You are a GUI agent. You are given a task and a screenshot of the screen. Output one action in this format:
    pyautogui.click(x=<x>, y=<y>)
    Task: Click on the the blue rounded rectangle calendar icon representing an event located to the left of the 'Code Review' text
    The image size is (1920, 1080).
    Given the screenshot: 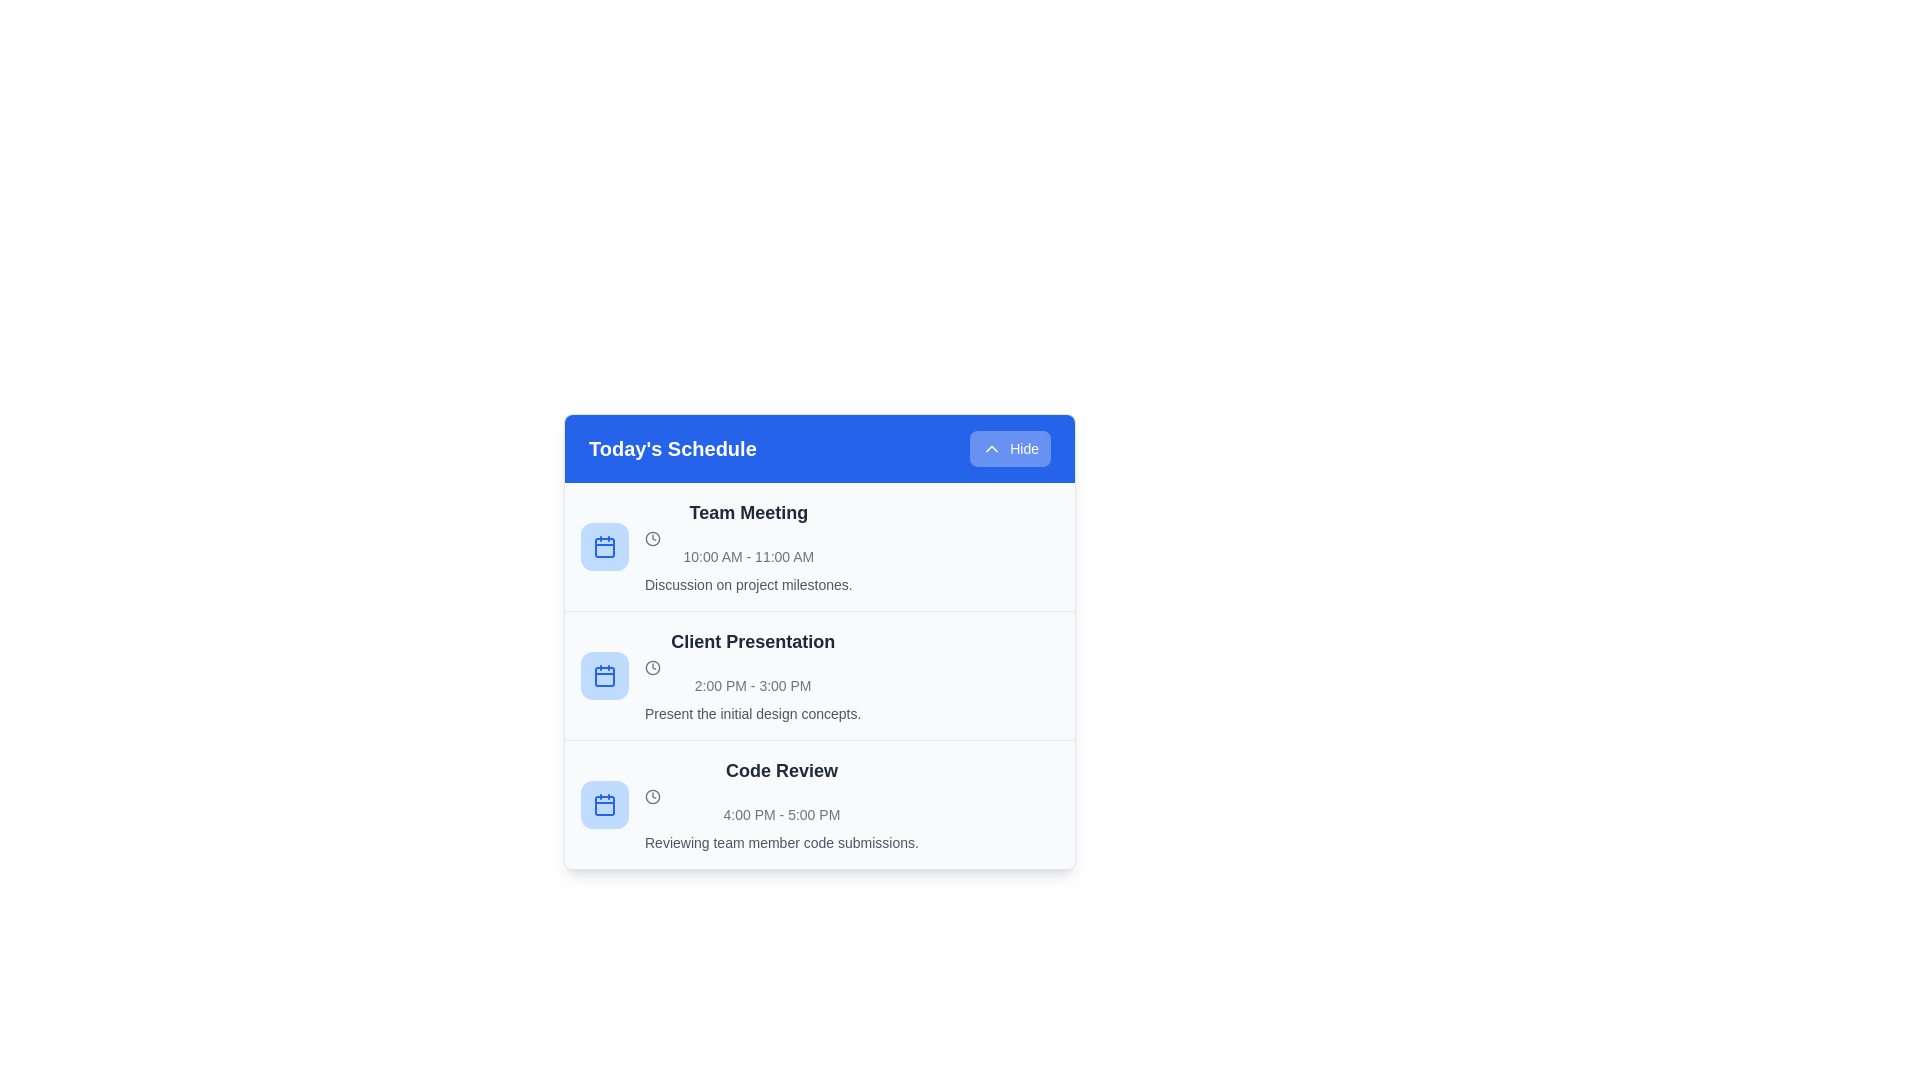 What is the action you would take?
    pyautogui.click(x=603, y=804)
    